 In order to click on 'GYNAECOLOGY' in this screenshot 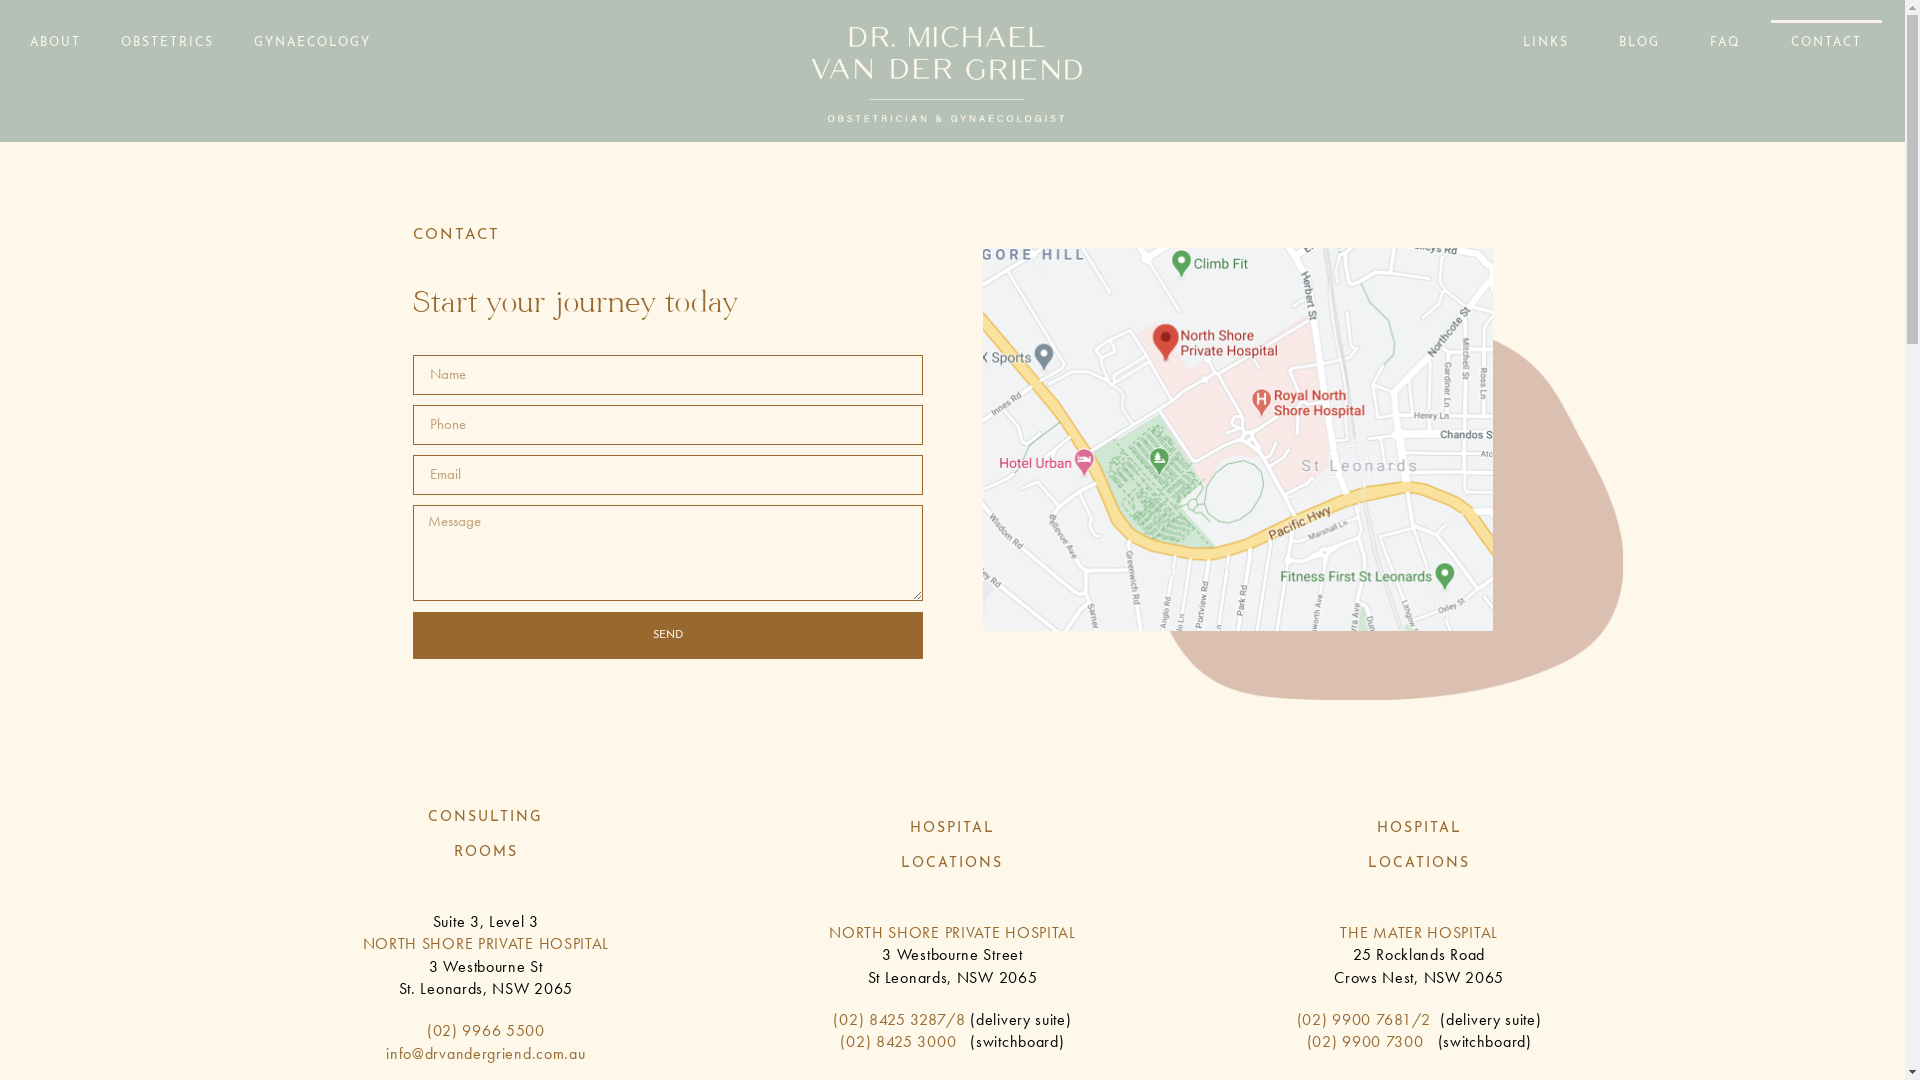, I will do `click(311, 42)`.